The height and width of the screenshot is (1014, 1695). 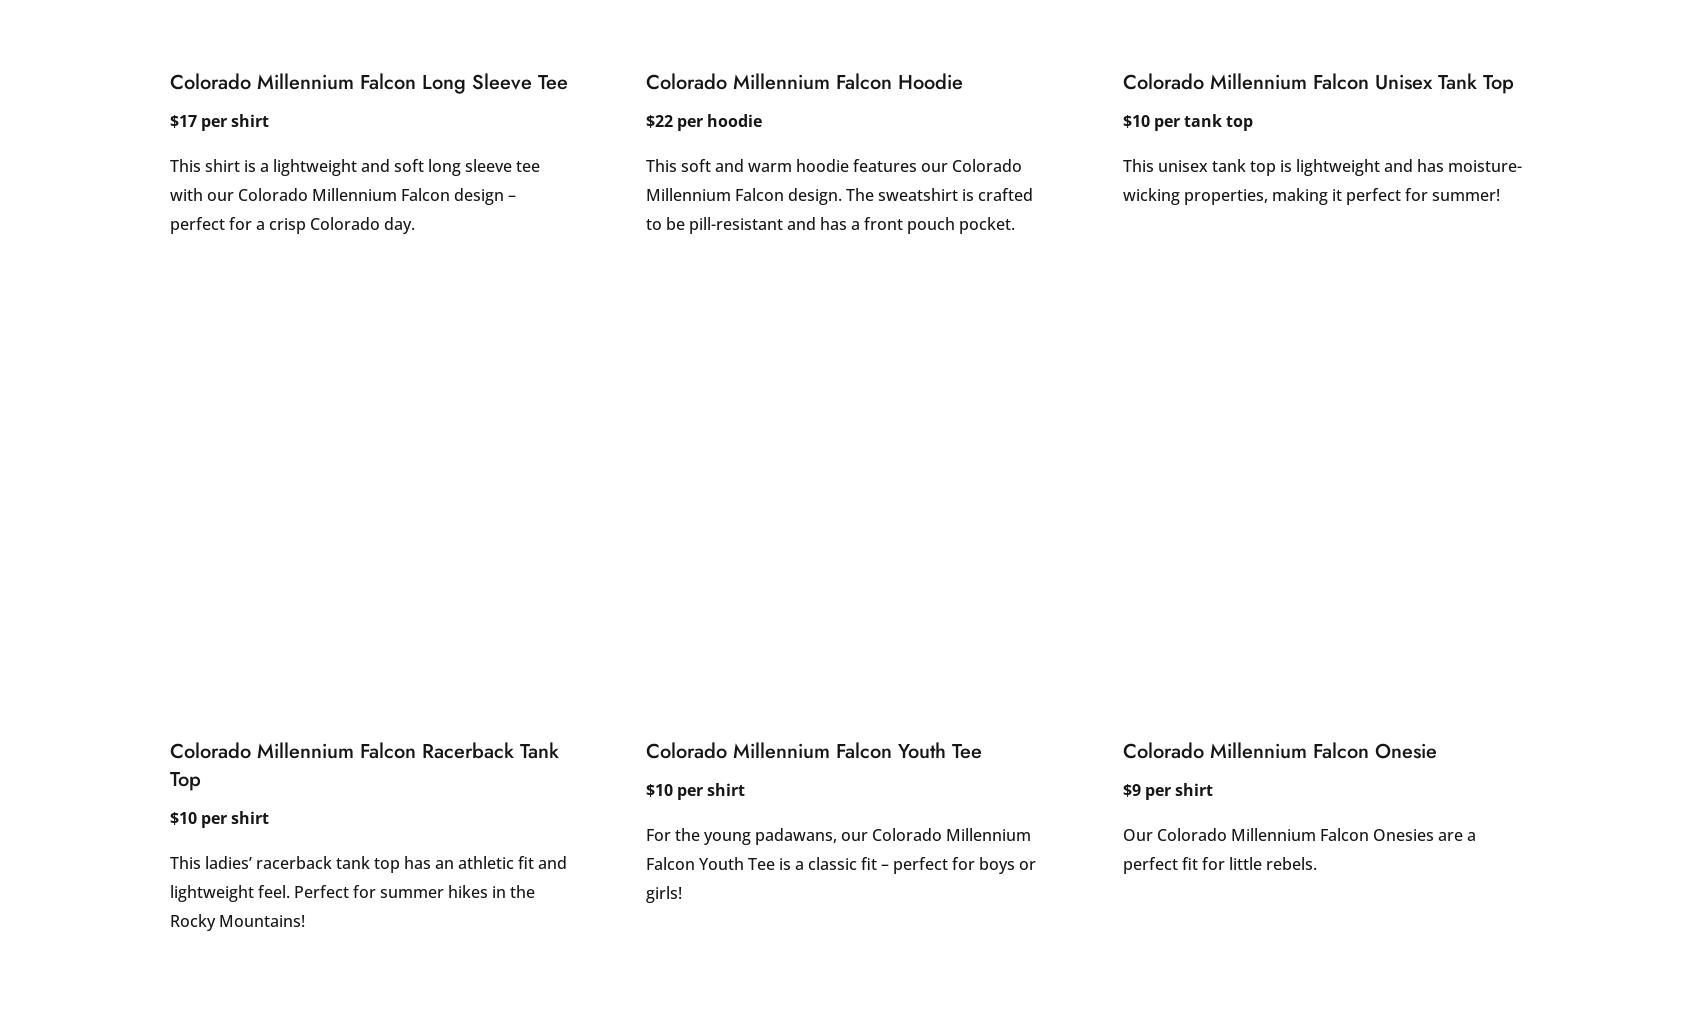 I want to click on 'Colorado Millennium Falcon Unisex Tank Top', so click(x=1121, y=81).